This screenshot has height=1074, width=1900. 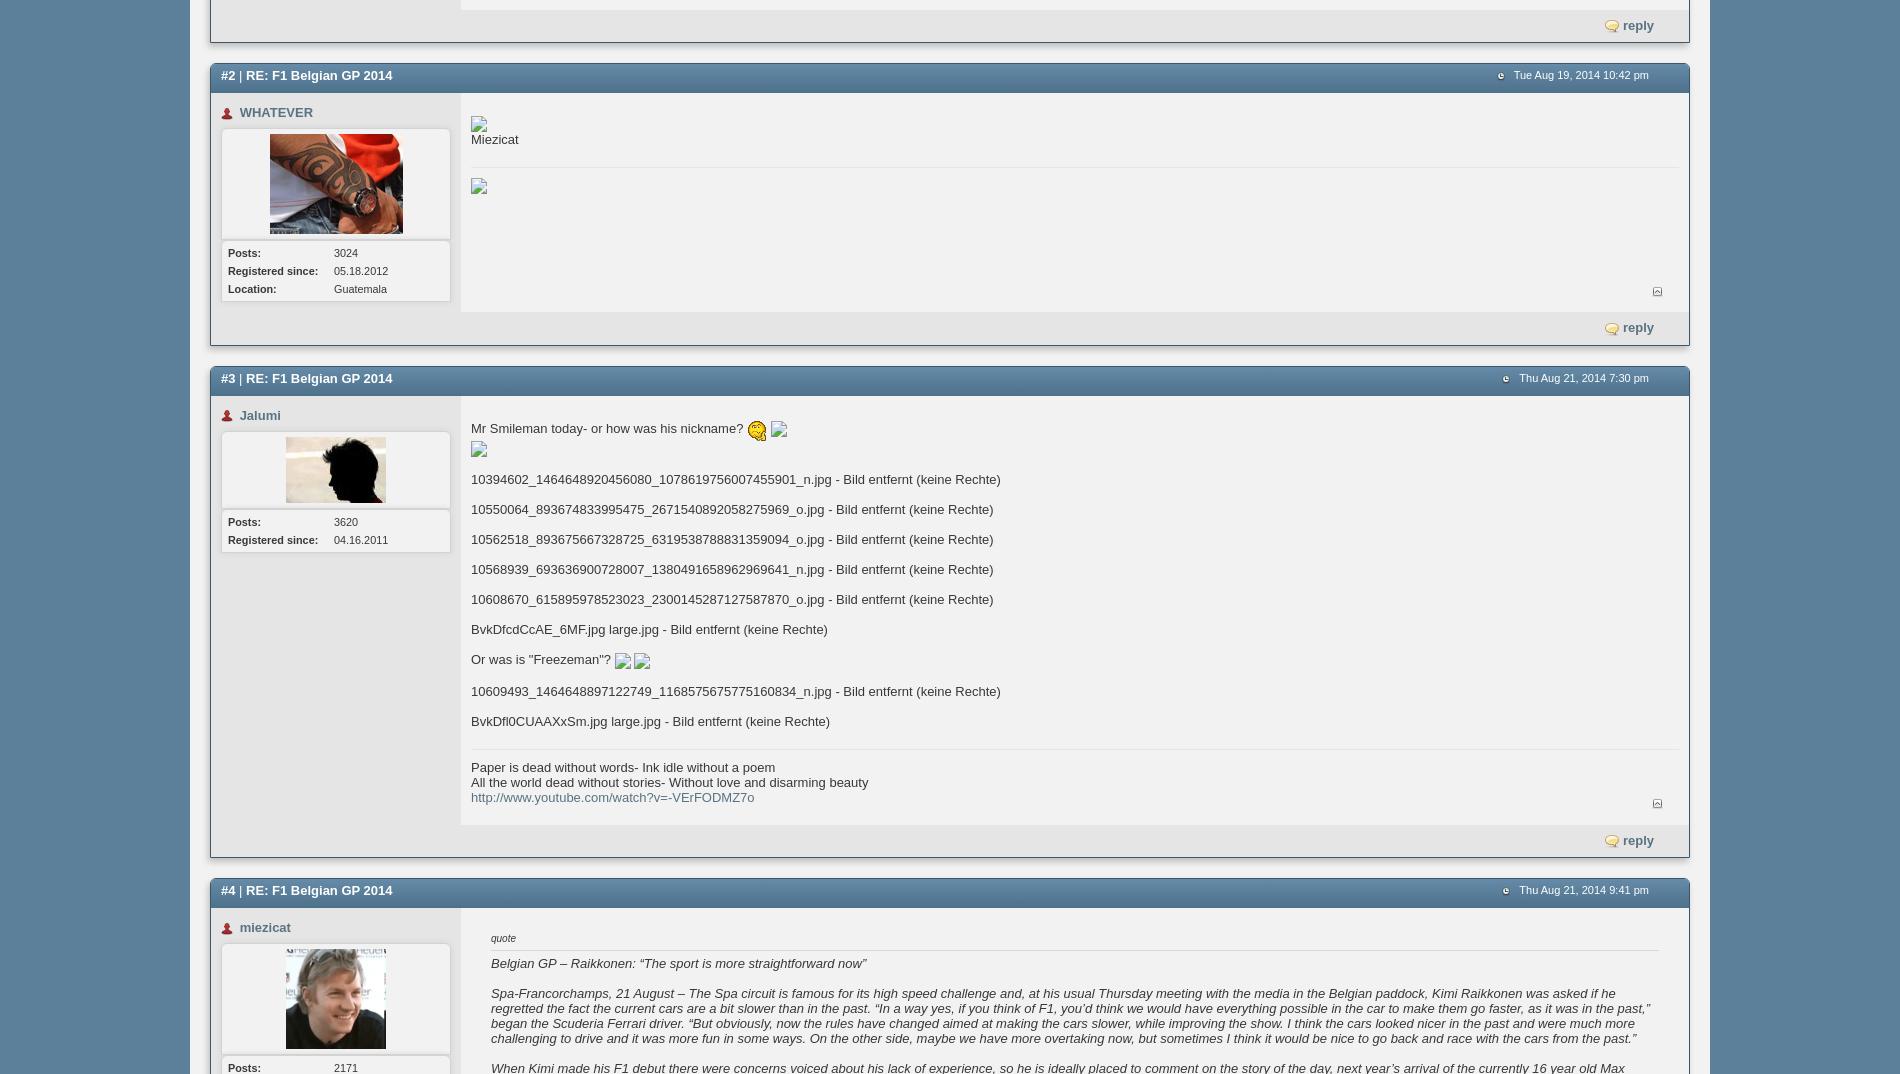 I want to click on 'http://www.youtube.com/watch?v=-VErFODMZ7o', so click(x=612, y=795).